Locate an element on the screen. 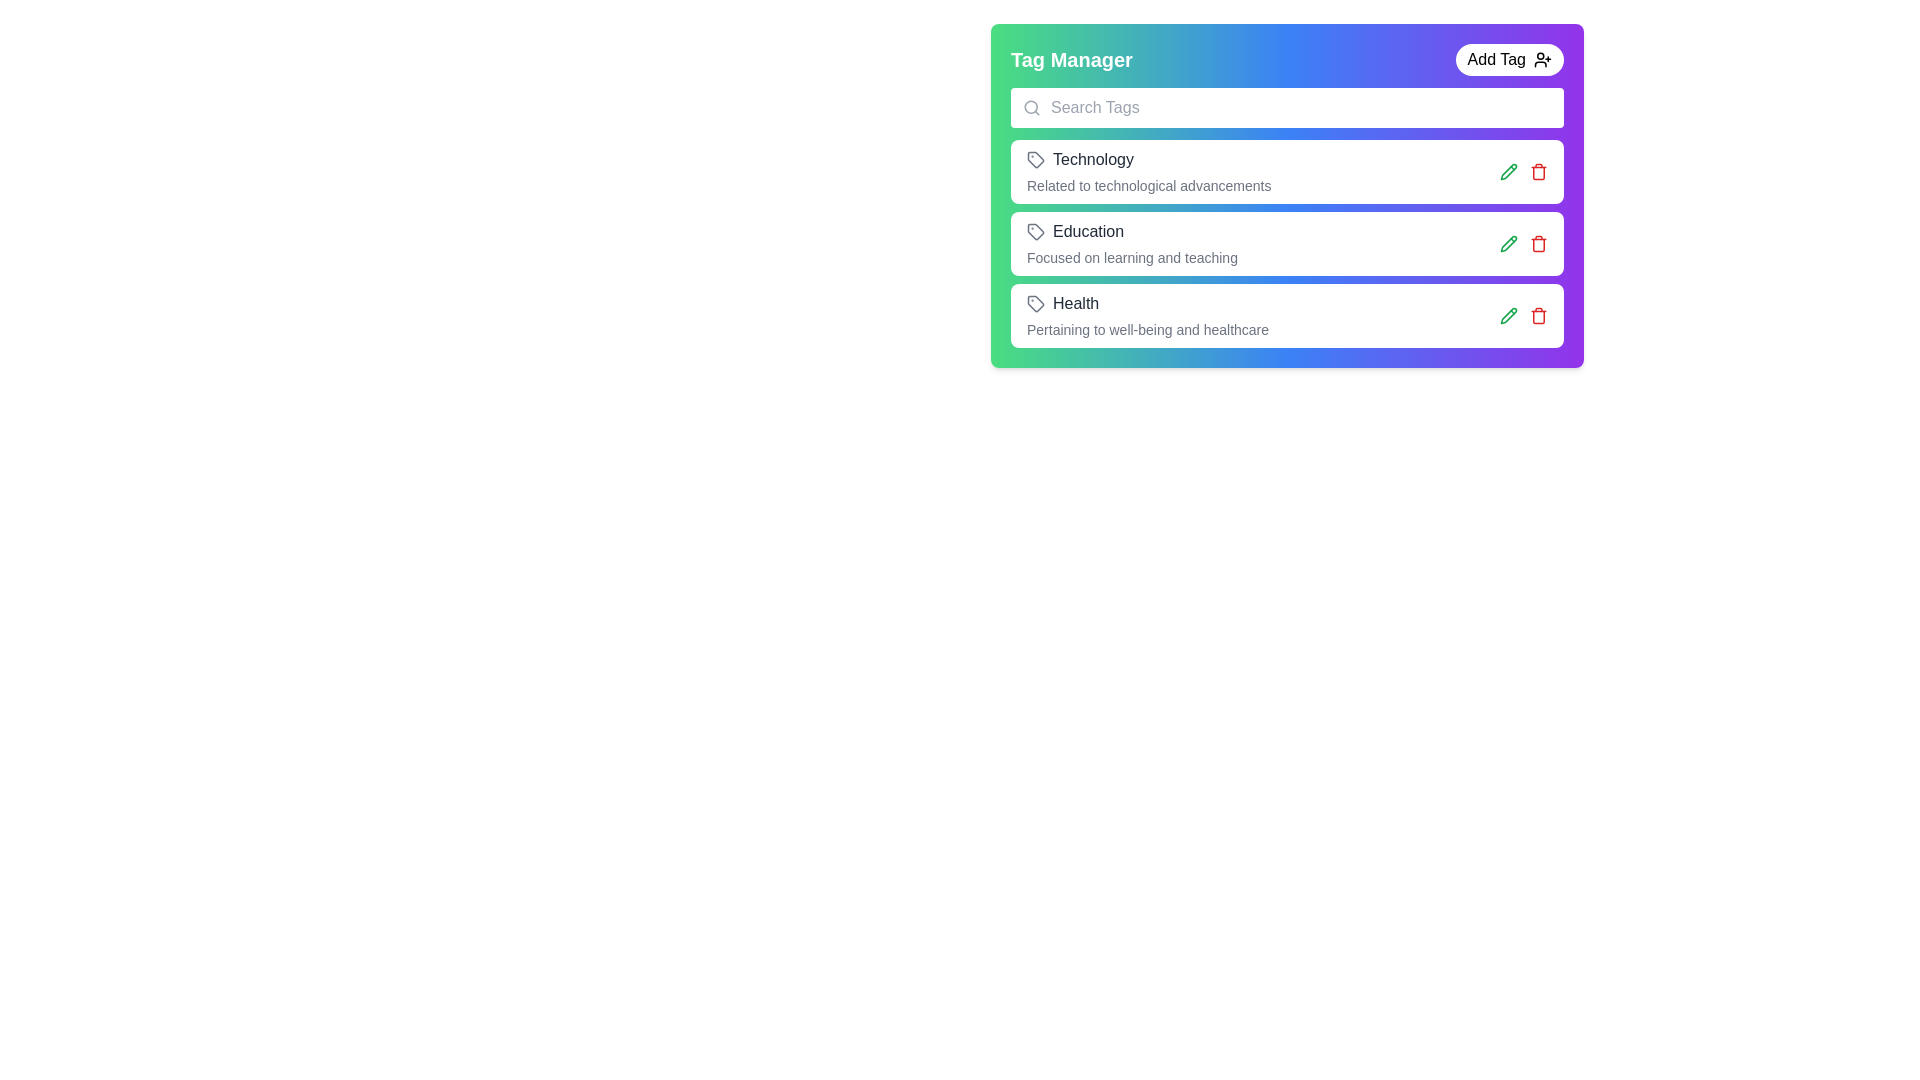 The width and height of the screenshot is (1920, 1080). the green pencil icon button located next to the 'Education' tag in the 'Tag Manager' section is located at coordinates (1508, 171).